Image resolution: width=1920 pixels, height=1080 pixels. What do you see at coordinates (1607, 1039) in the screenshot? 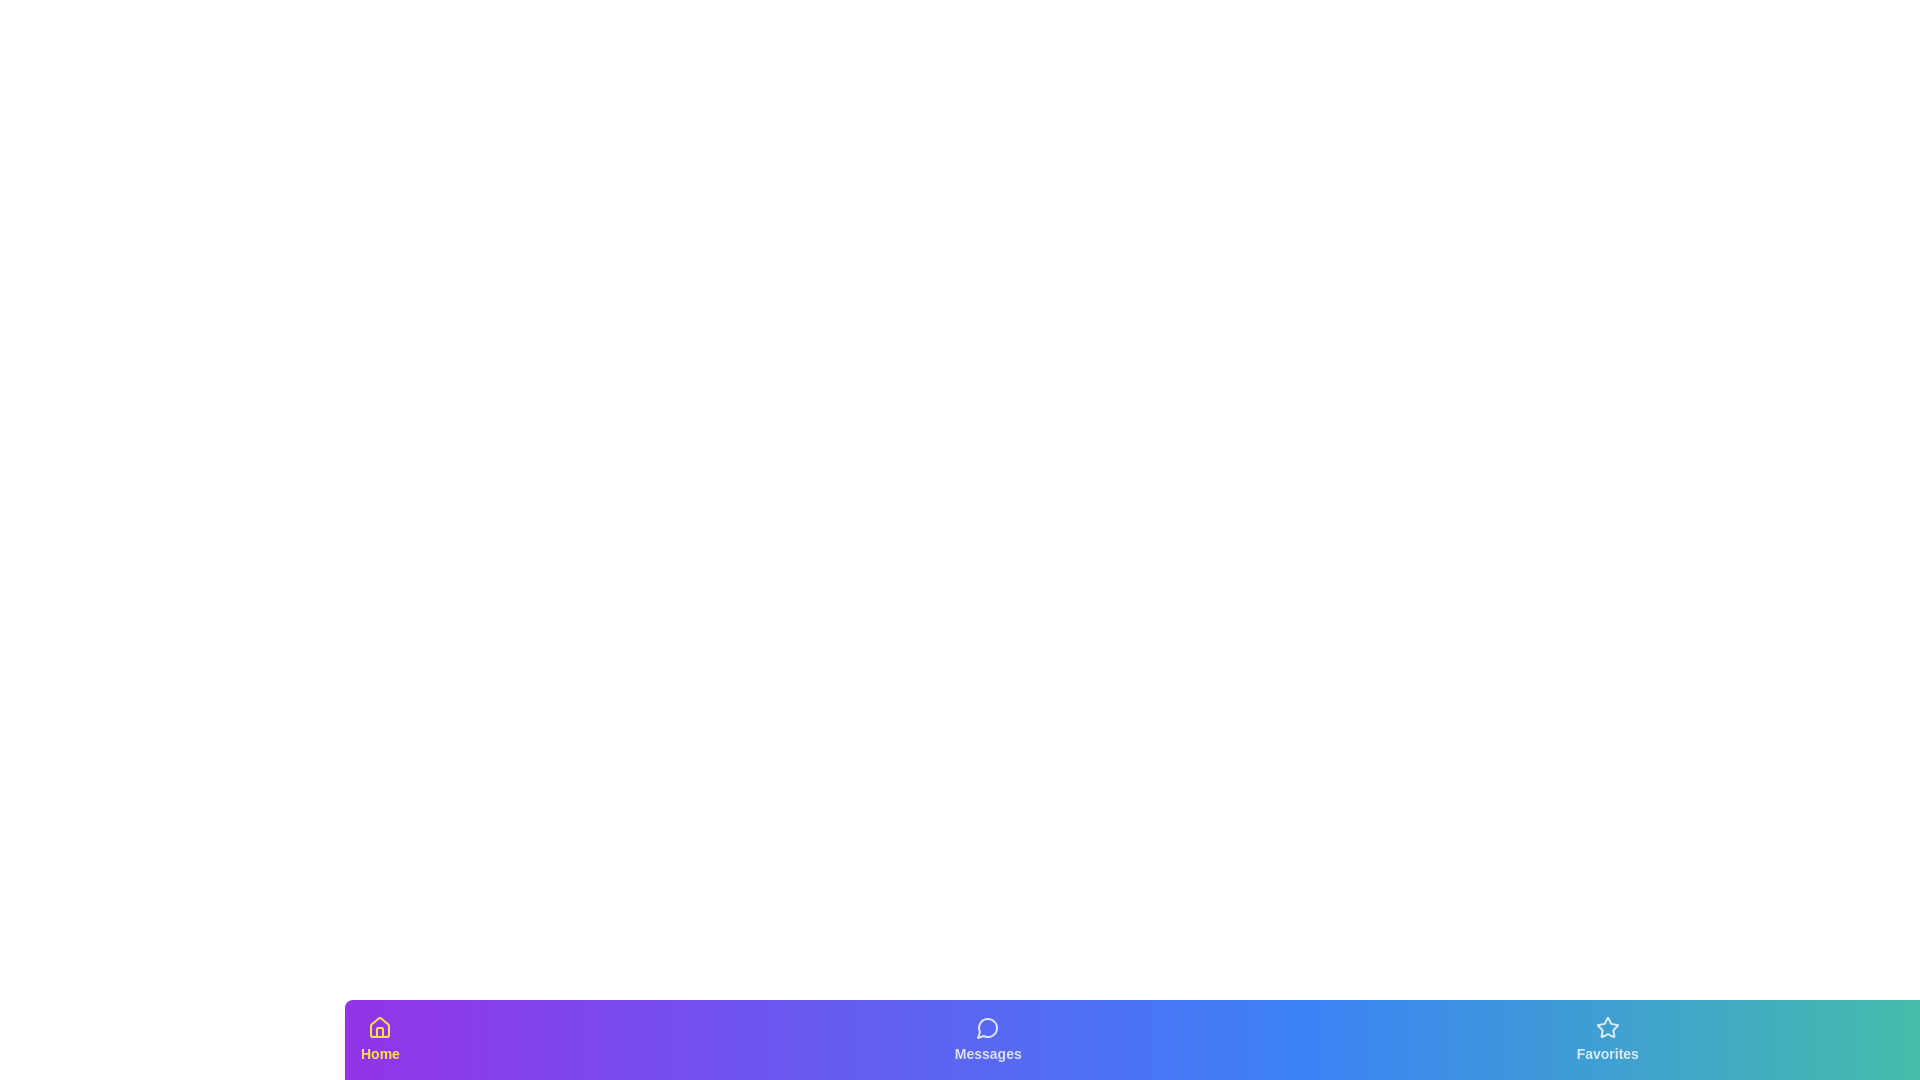
I see `the Favorites tab in the navigation bar` at bounding box center [1607, 1039].